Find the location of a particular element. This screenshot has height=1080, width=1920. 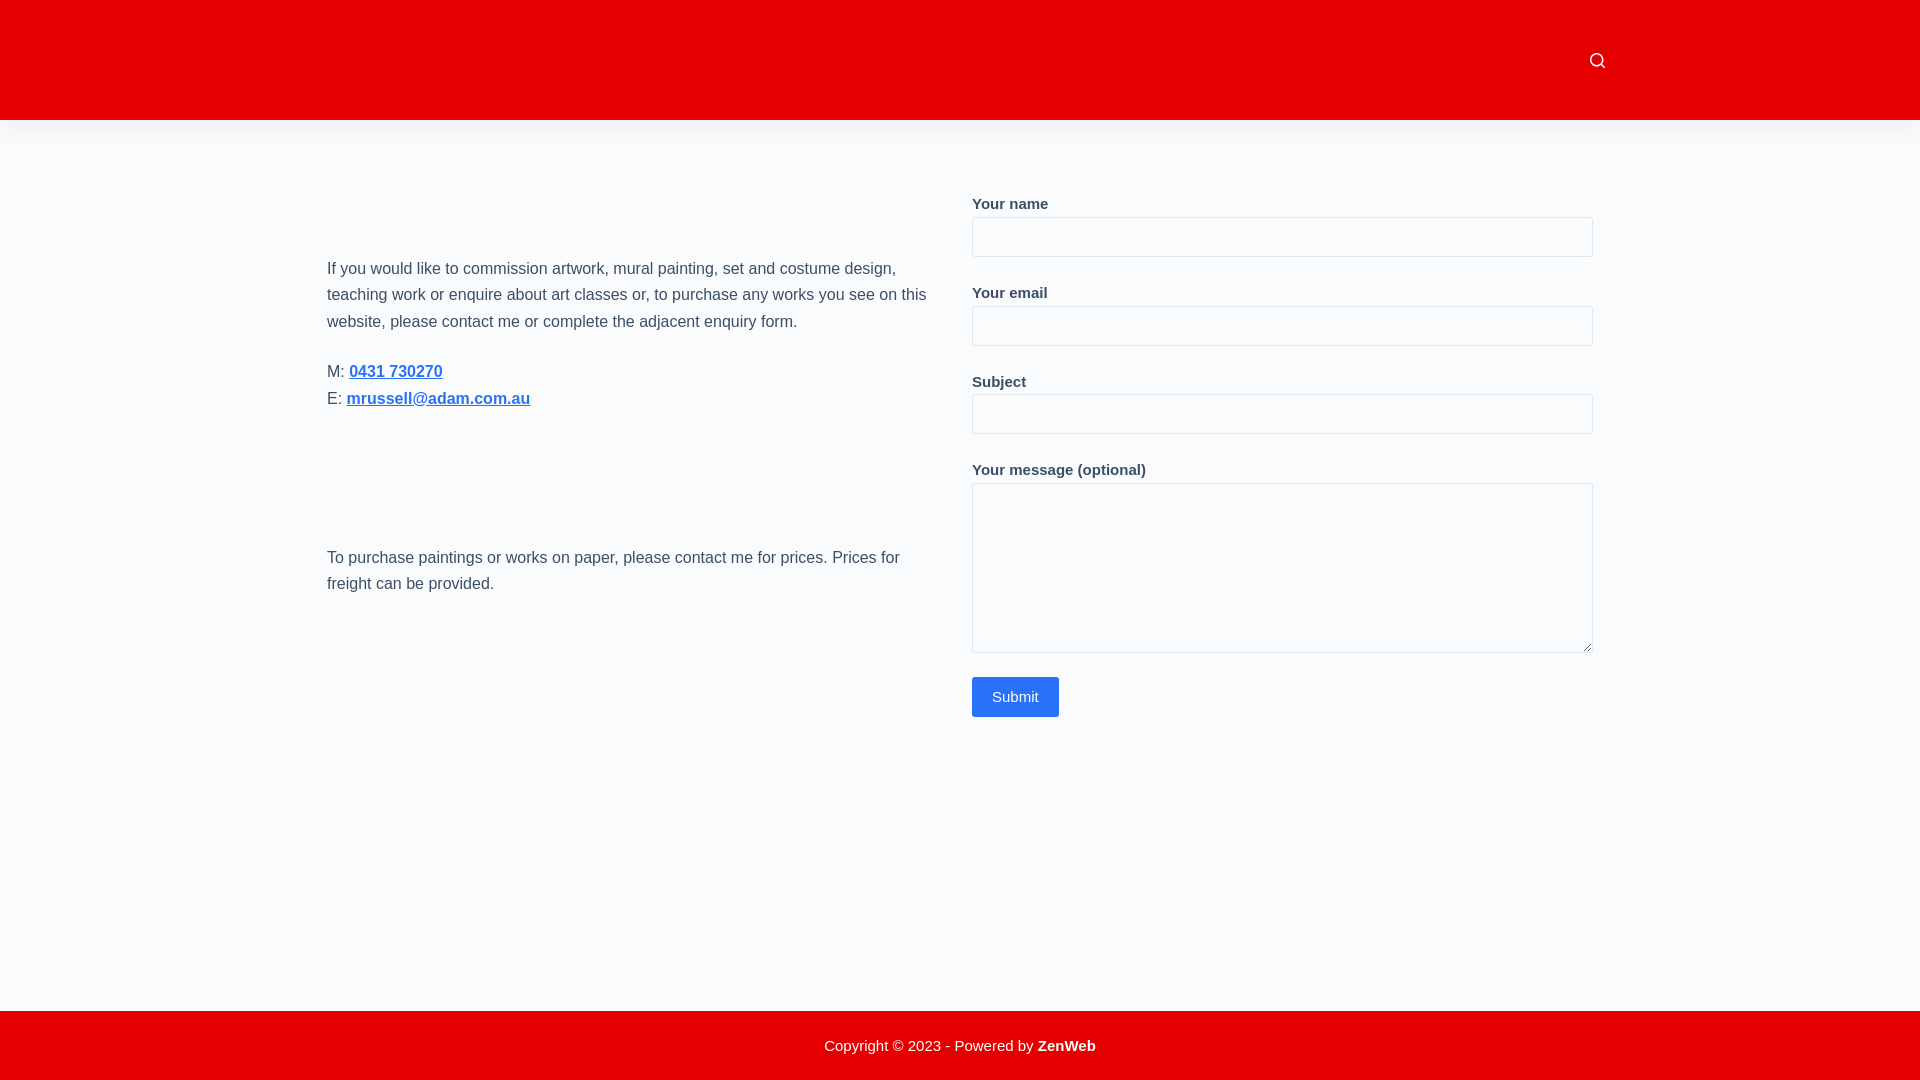

'Meredith Russell' is located at coordinates (405, 48).